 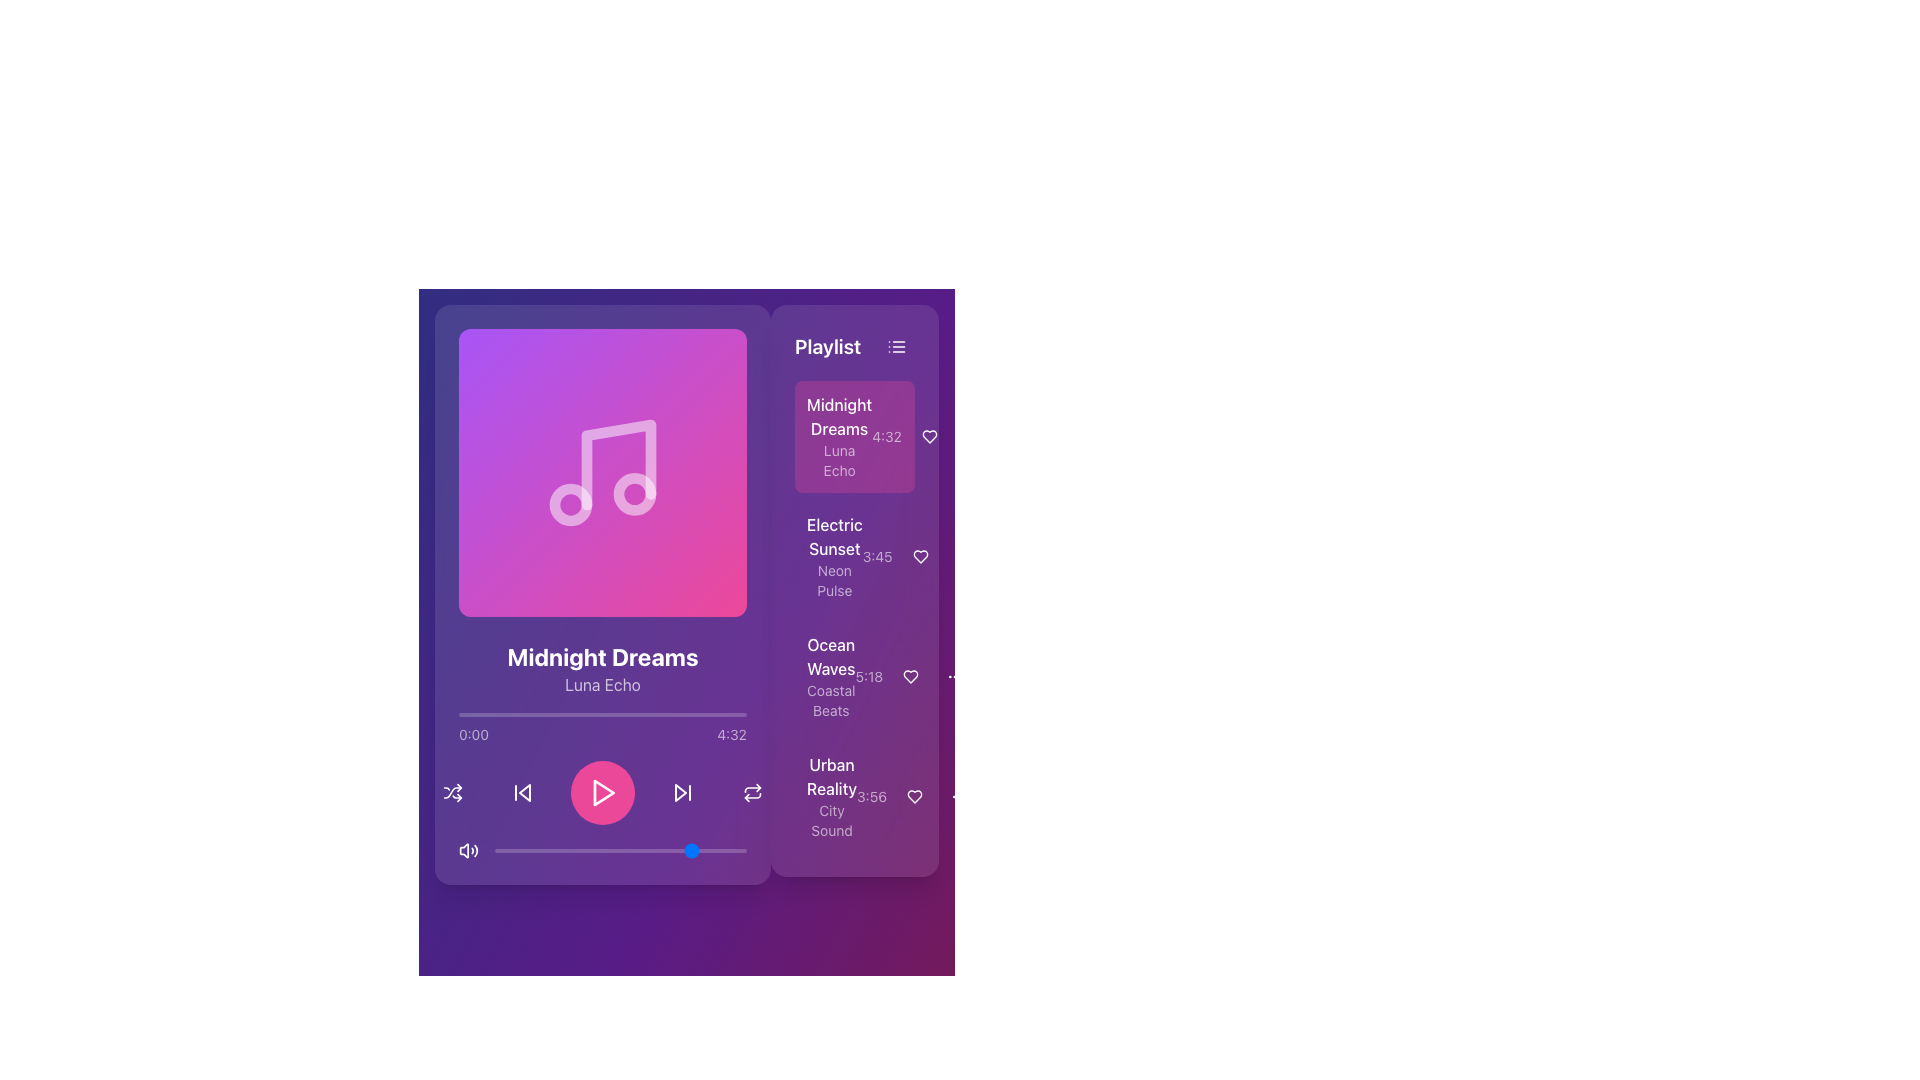 What do you see at coordinates (910, 676) in the screenshot?
I see `the heart icon next to 'Ocean Waves - Coastal Beats' in the playlist to mark it as a favorite` at bounding box center [910, 676].